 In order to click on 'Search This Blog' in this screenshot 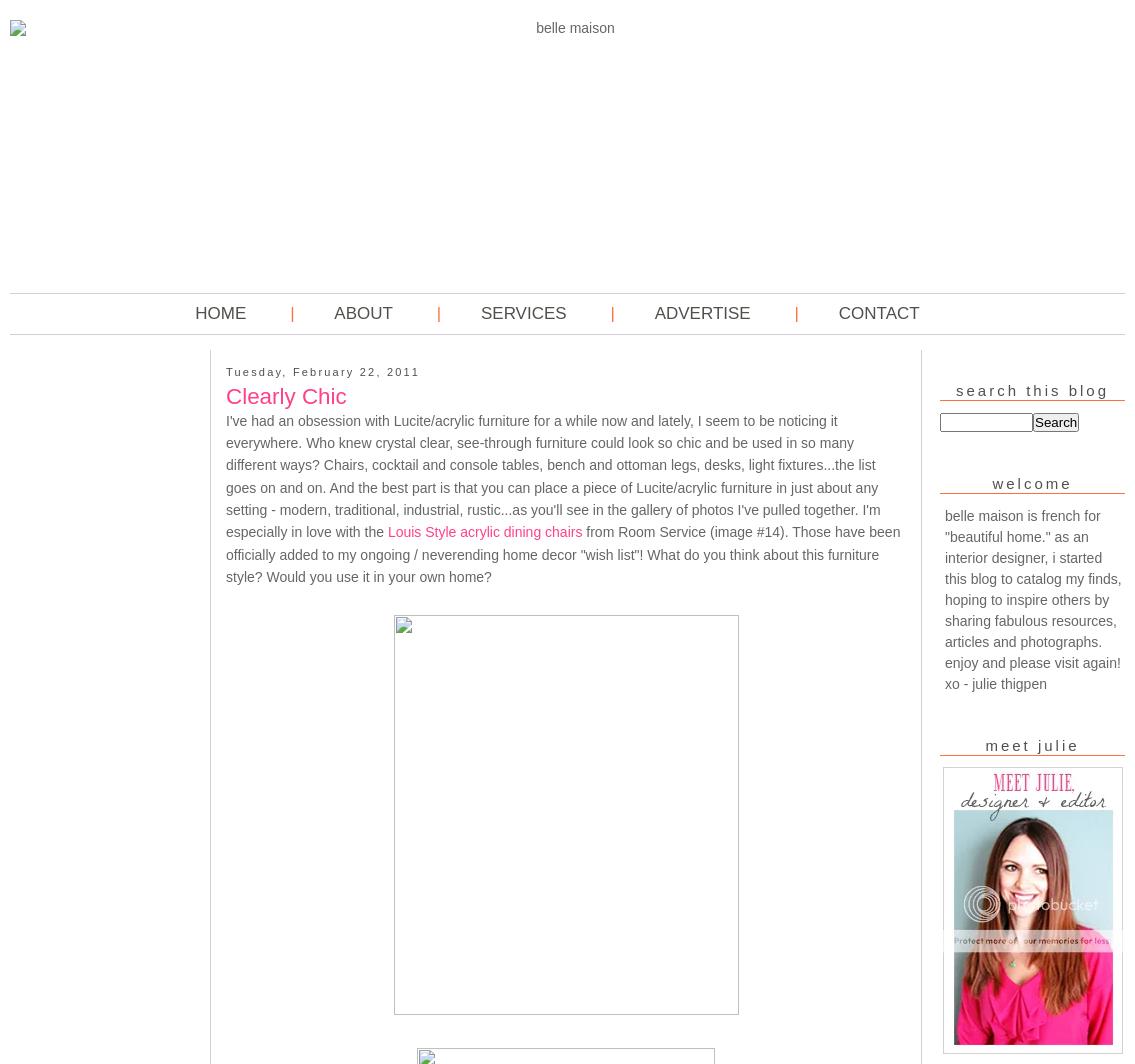, I will do `click(1031, 389)`.